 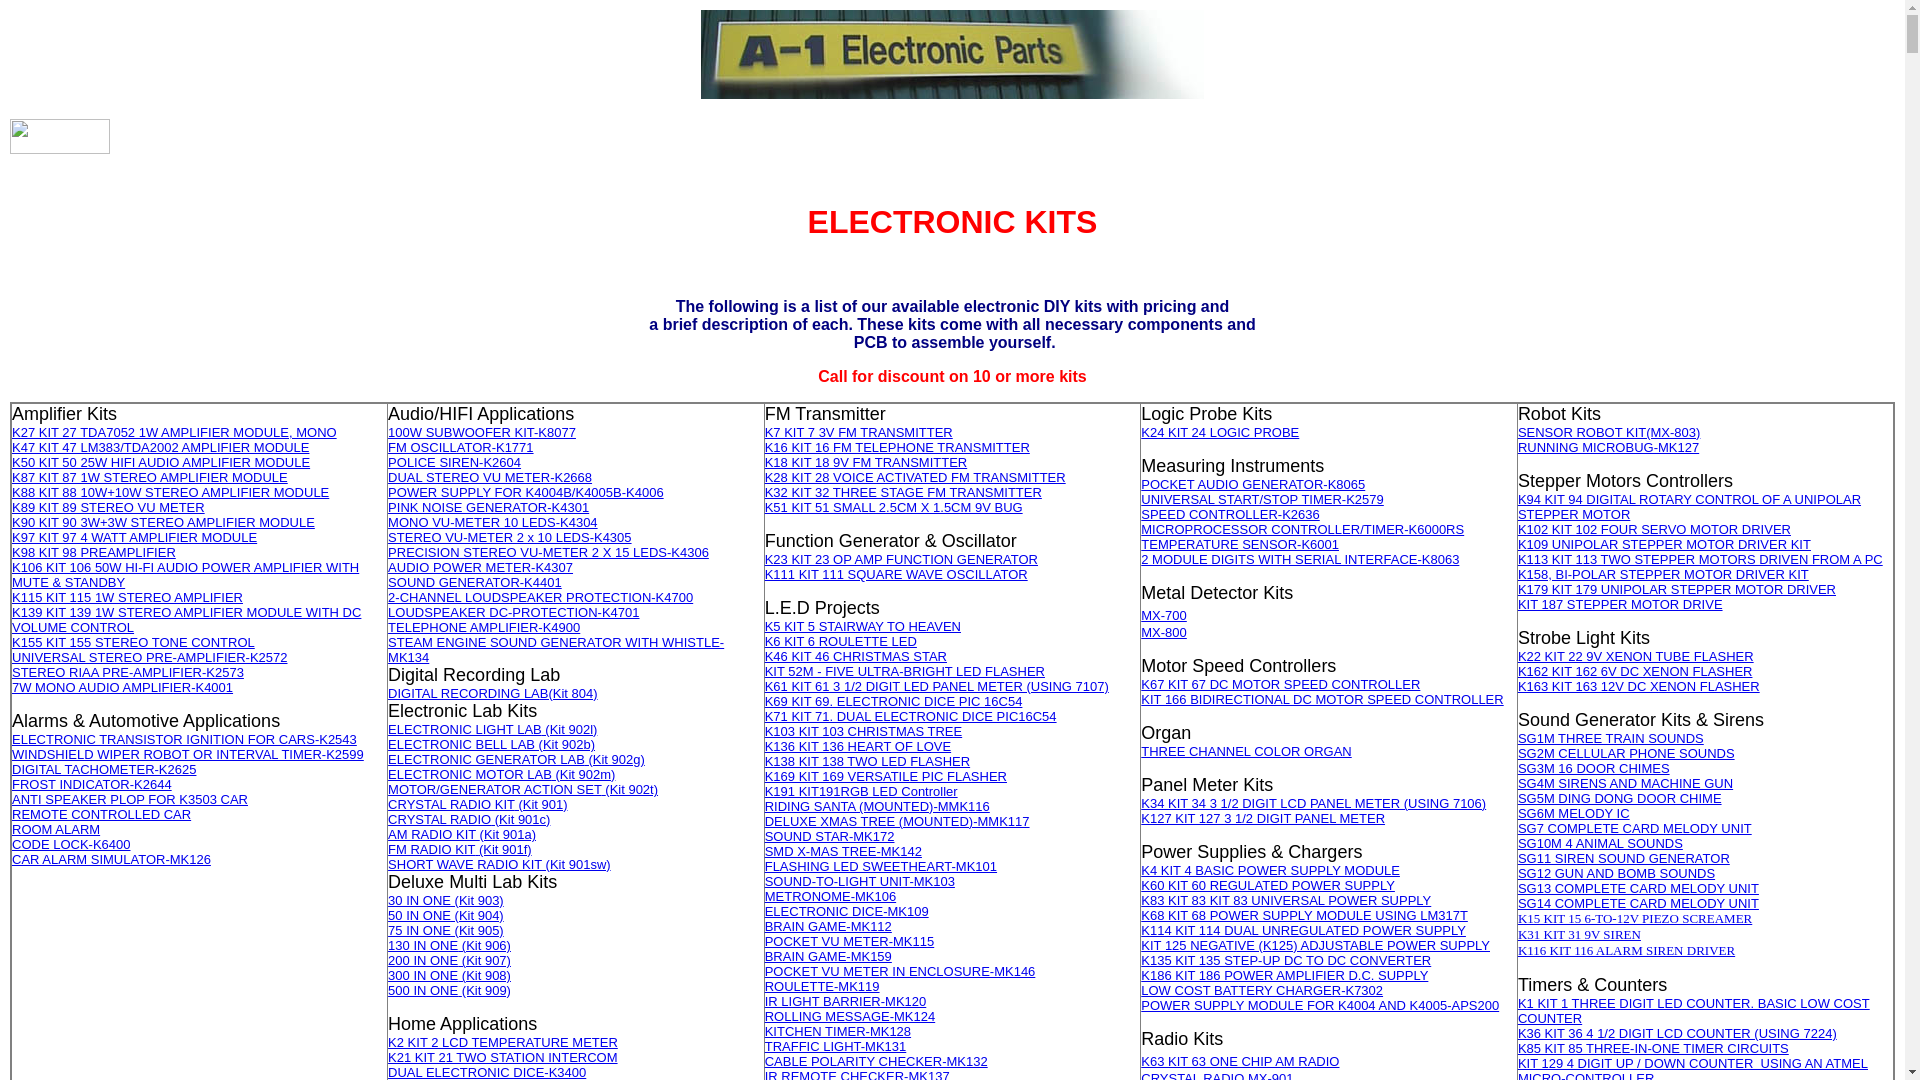 What do you see at coordinates (1245, 751) in the screenshot?
I see `'THREE CHANNEL COLOR ORGAN'` at bounding box center [1245, 751].